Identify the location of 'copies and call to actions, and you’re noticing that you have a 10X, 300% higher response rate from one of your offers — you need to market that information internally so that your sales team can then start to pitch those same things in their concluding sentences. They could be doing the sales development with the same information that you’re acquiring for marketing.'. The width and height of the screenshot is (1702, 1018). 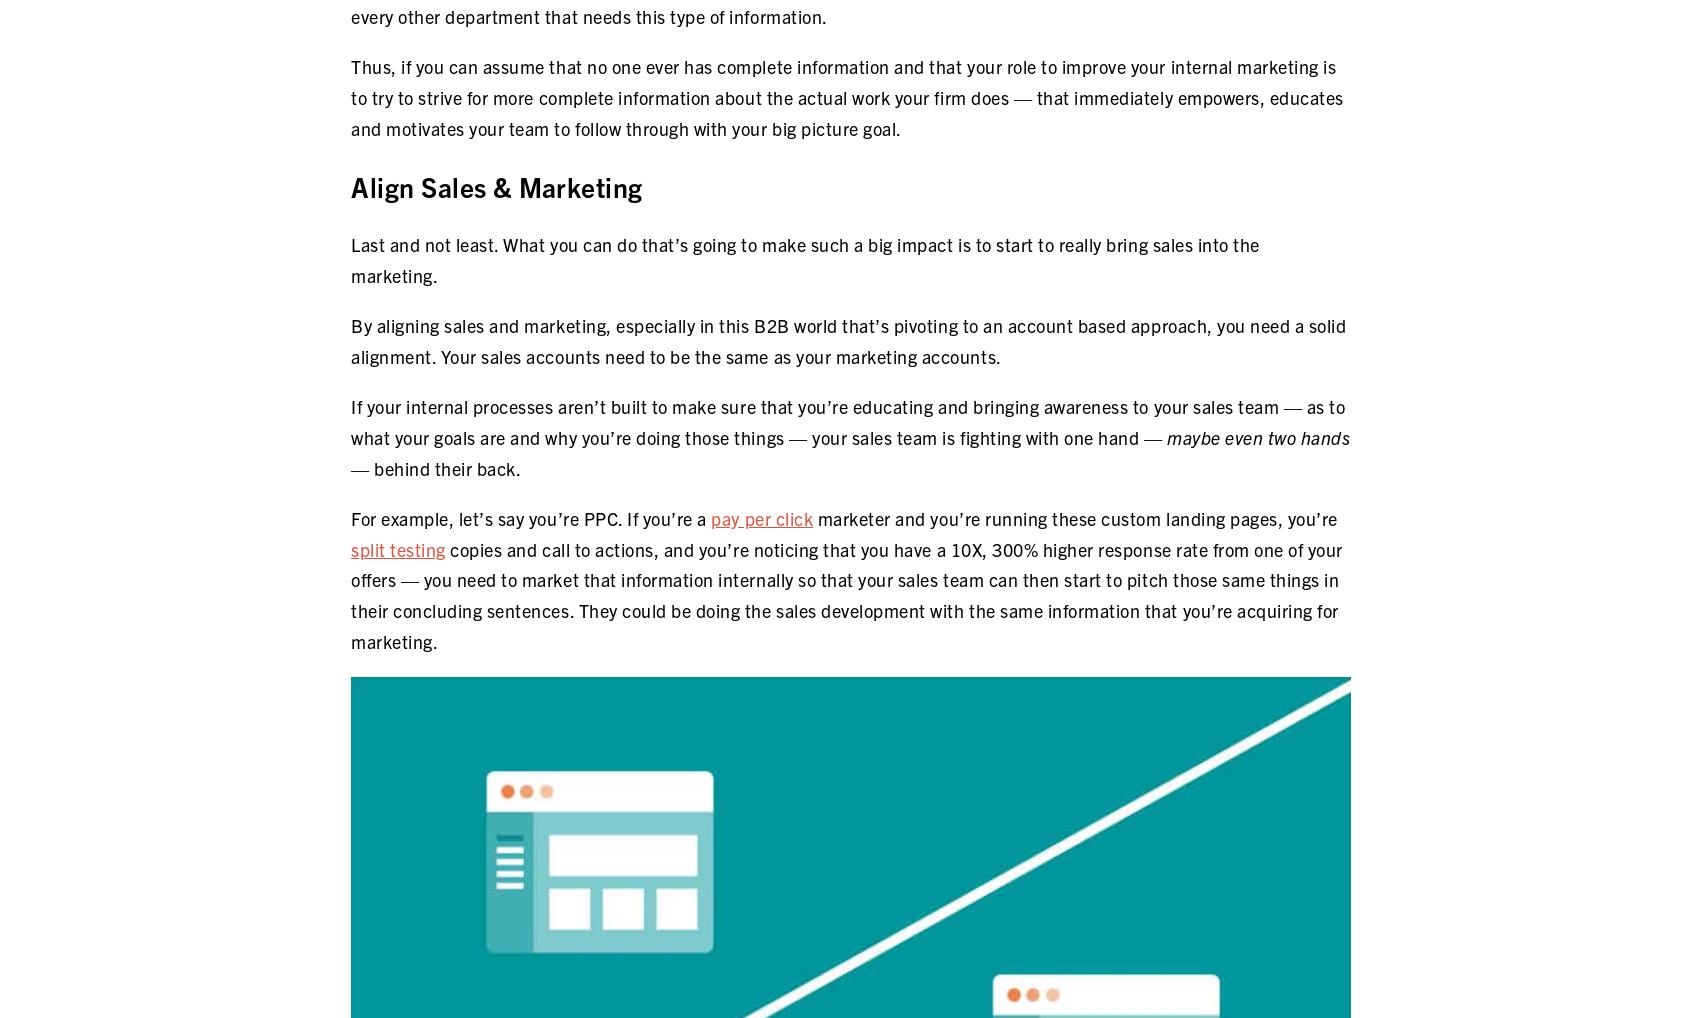
(845, 594).